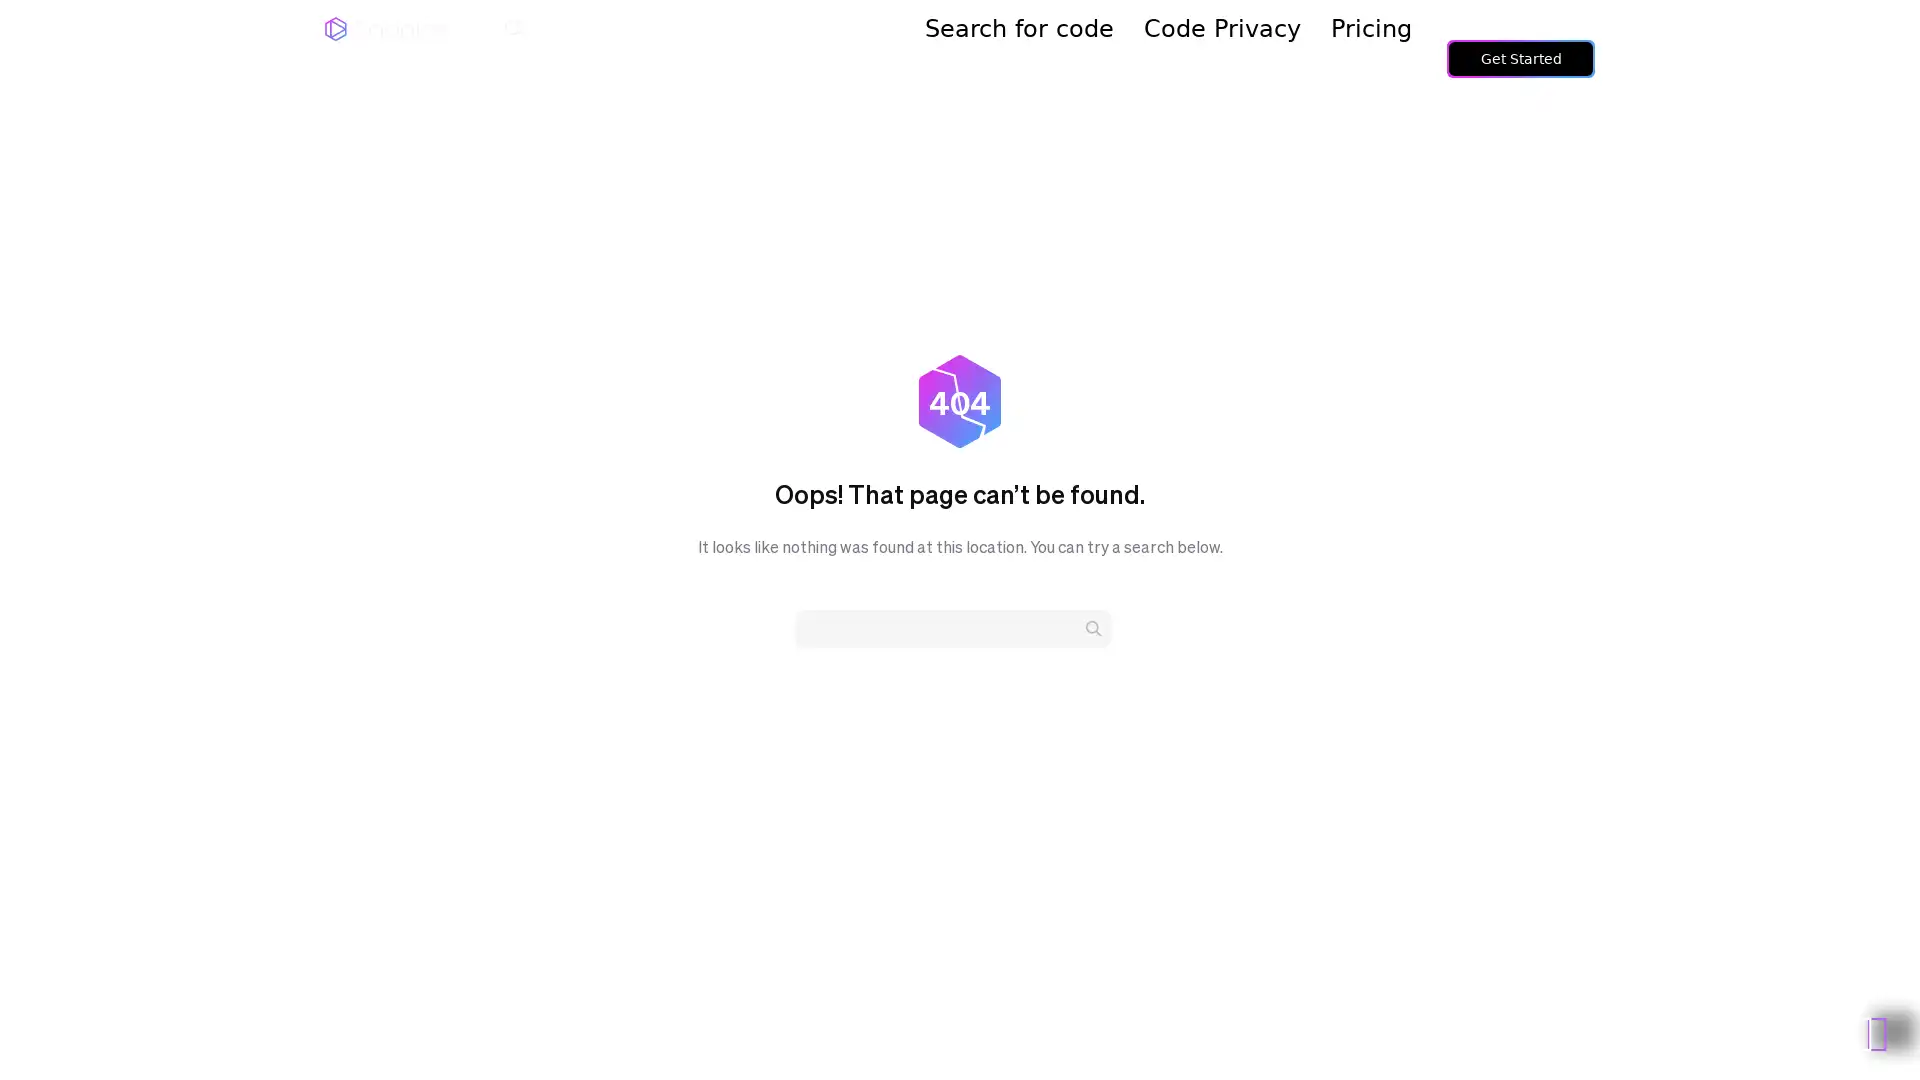 This screenshot has height=1080, width=1920. I want to click on Dismiss Message, so click(1815, 1003).